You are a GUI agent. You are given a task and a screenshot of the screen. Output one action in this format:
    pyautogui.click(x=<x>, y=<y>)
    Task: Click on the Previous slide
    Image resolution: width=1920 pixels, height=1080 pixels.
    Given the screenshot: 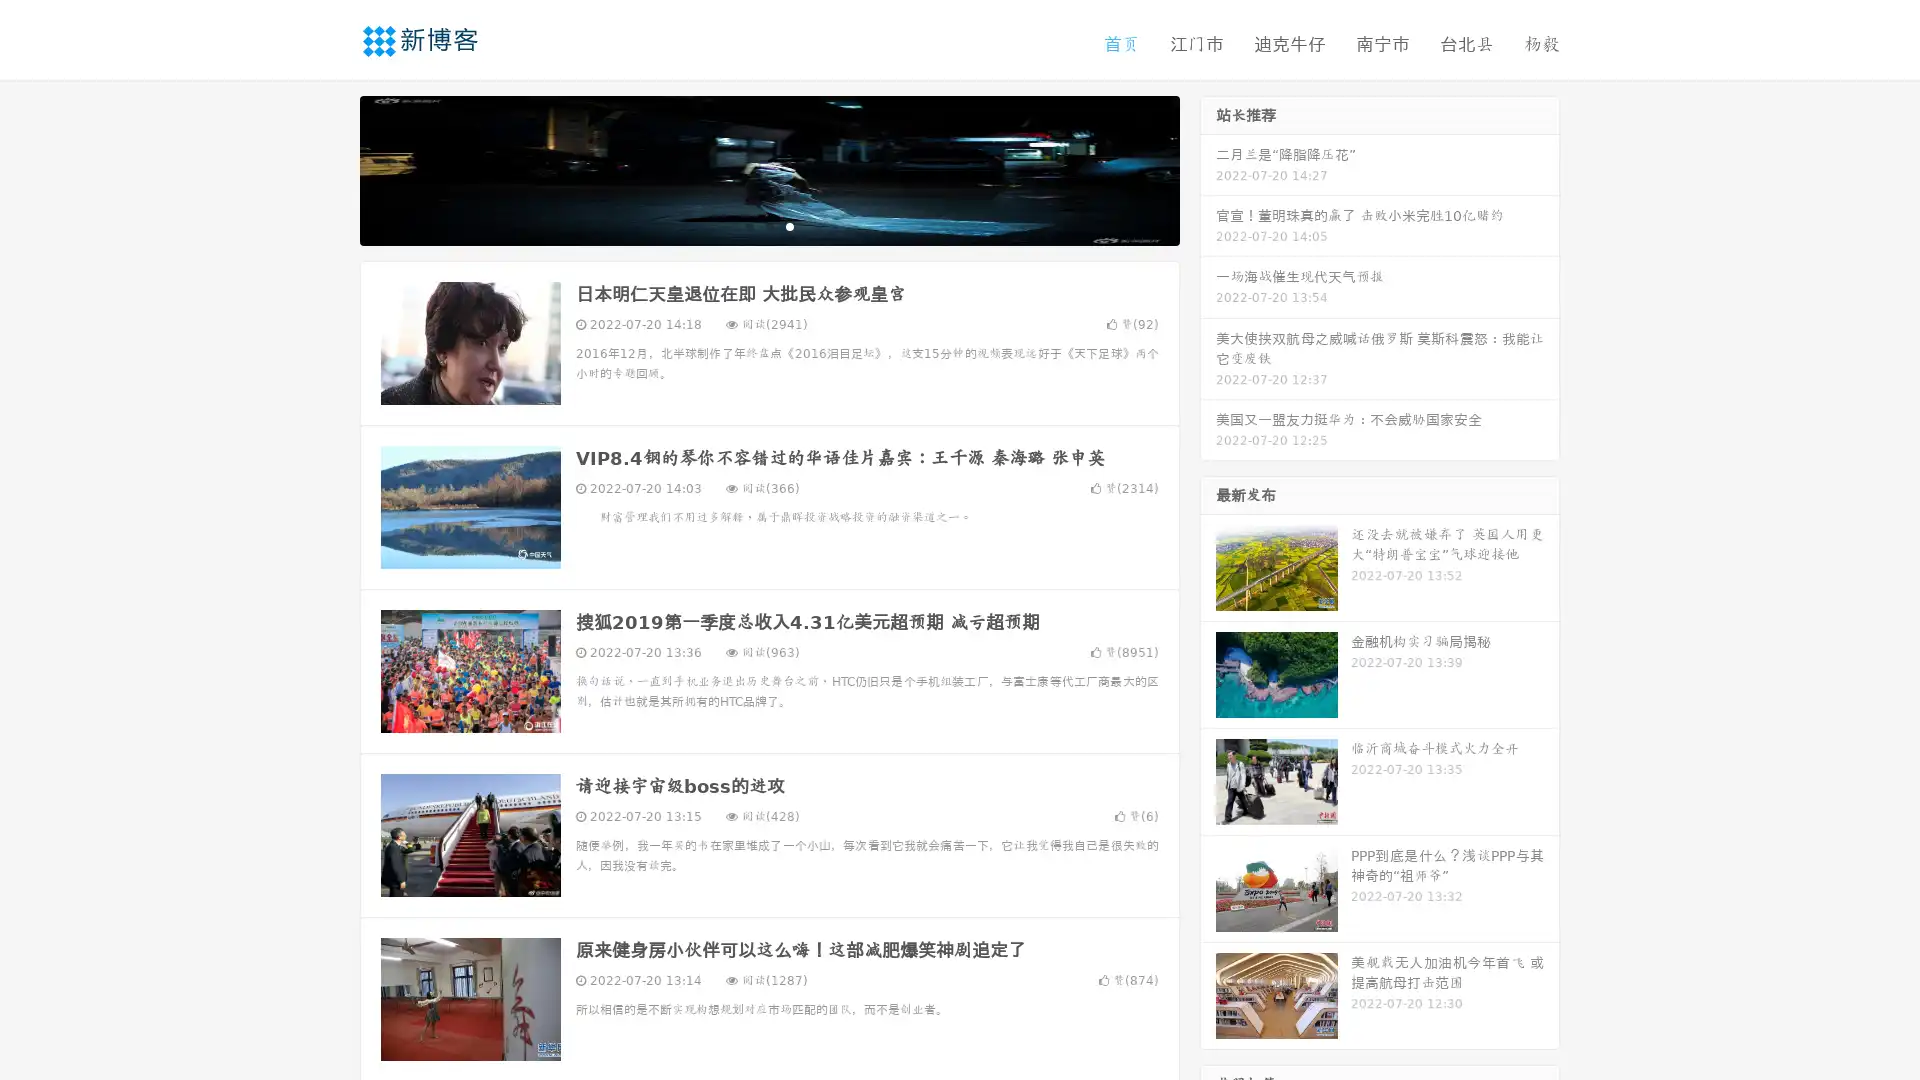 What is the action you would take?
    pyautogui.click(x=330, y=168)
    